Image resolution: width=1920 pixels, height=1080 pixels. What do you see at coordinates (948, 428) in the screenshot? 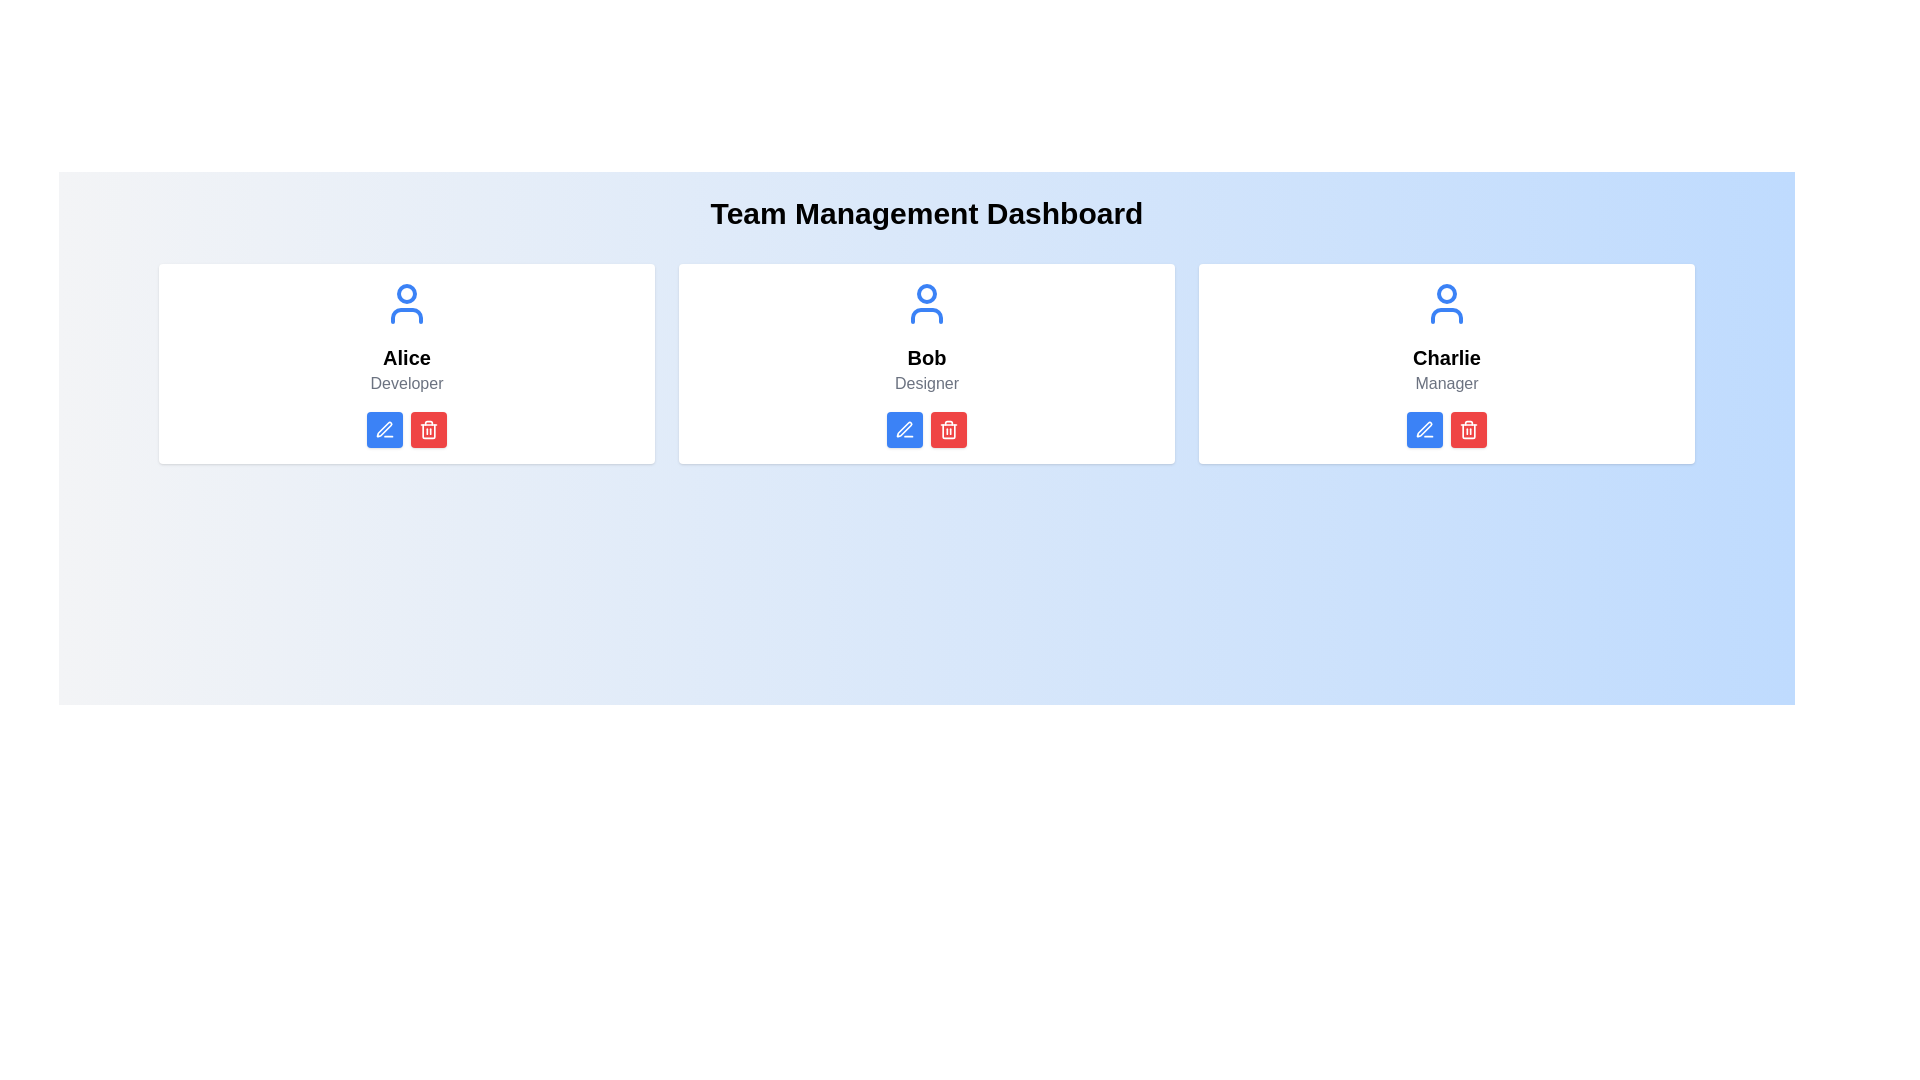
I see `the delete button represented by a trash can icon located at the bottom right corner of the second card under user 'Bob' to initiate a delete action` at bounding box center [948, 428].